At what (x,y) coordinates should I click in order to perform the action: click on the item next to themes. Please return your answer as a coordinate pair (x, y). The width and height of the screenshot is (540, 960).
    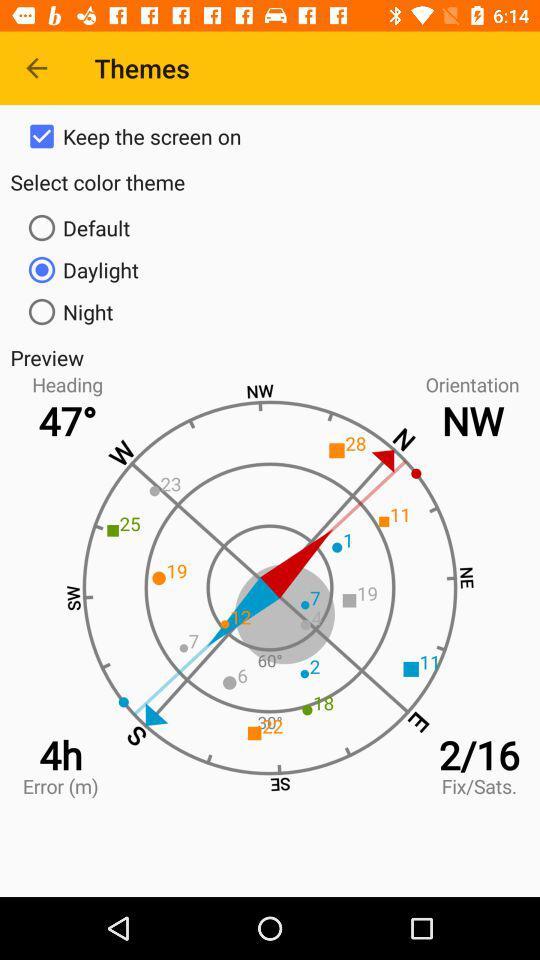
    Looking at the image, I should click on (36, 68).